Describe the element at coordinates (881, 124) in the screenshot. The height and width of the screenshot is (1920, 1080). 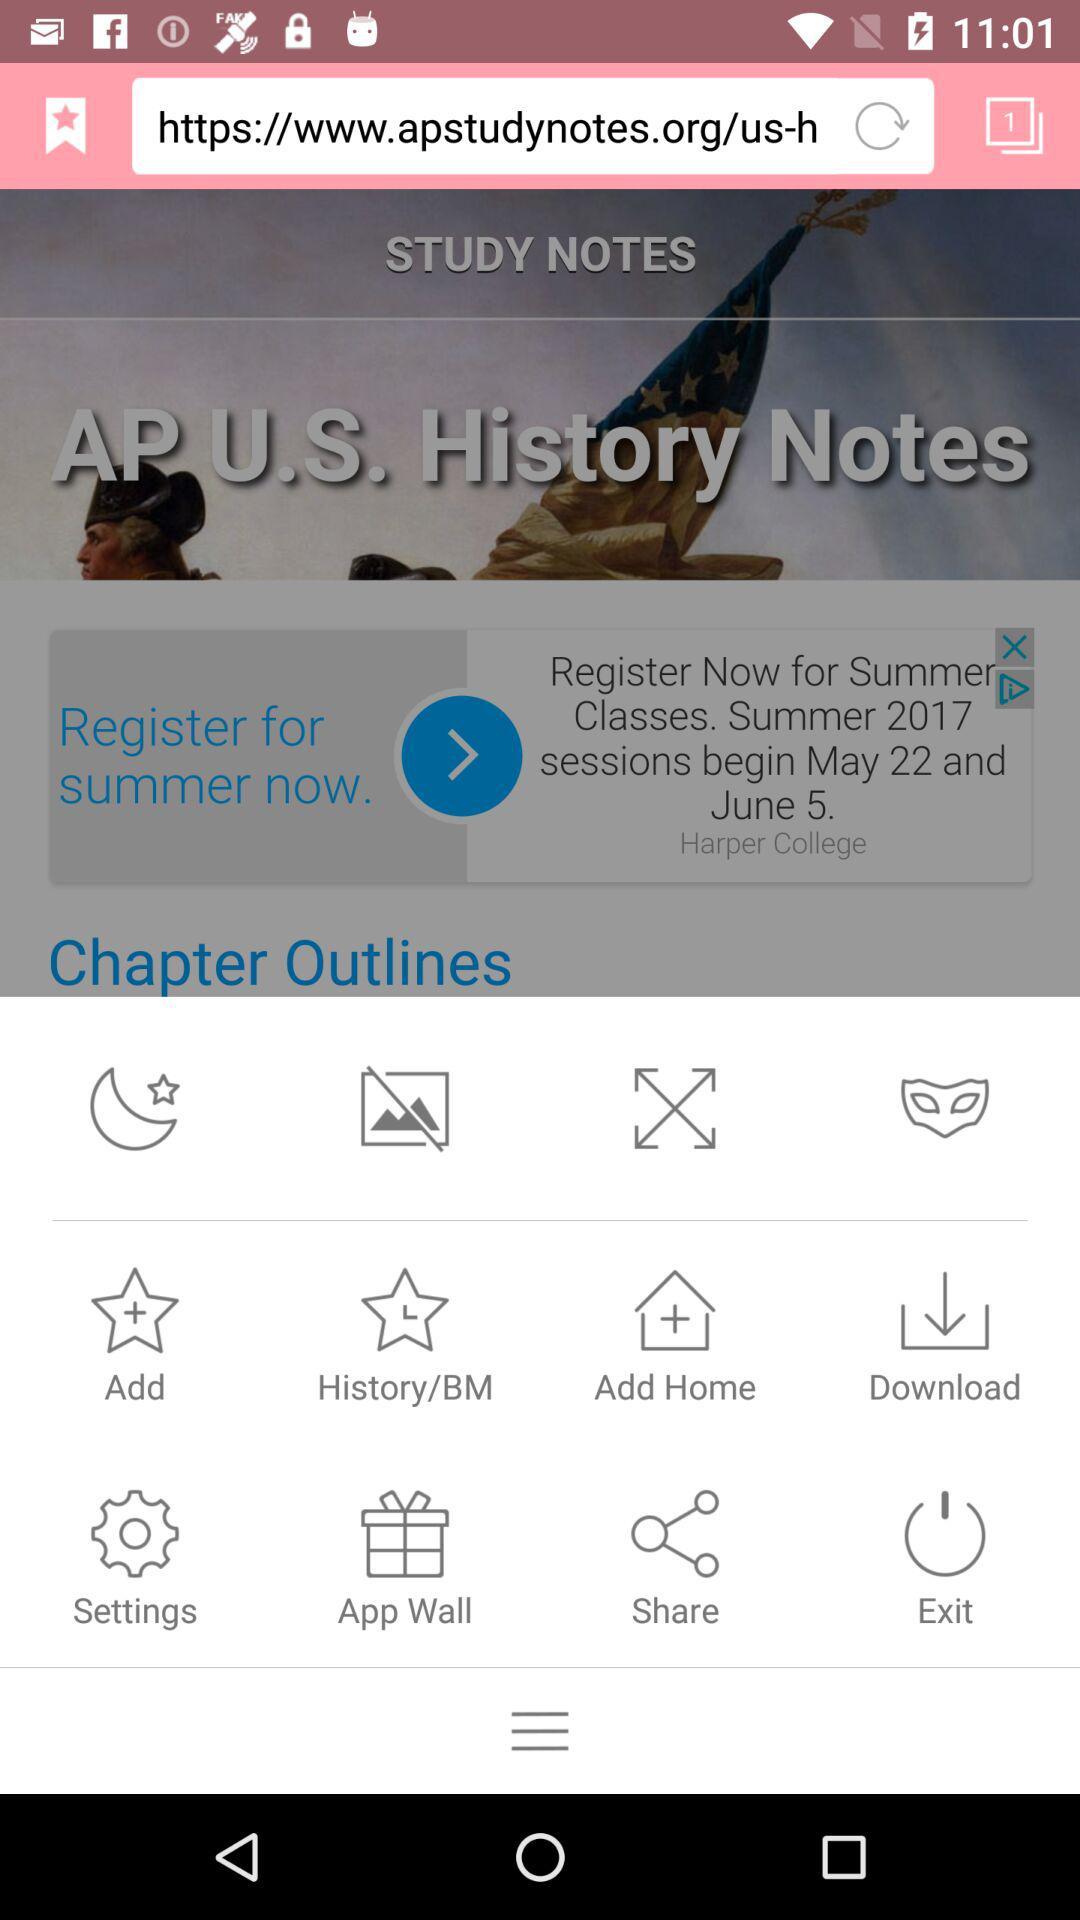
I see `reload button` at that location.